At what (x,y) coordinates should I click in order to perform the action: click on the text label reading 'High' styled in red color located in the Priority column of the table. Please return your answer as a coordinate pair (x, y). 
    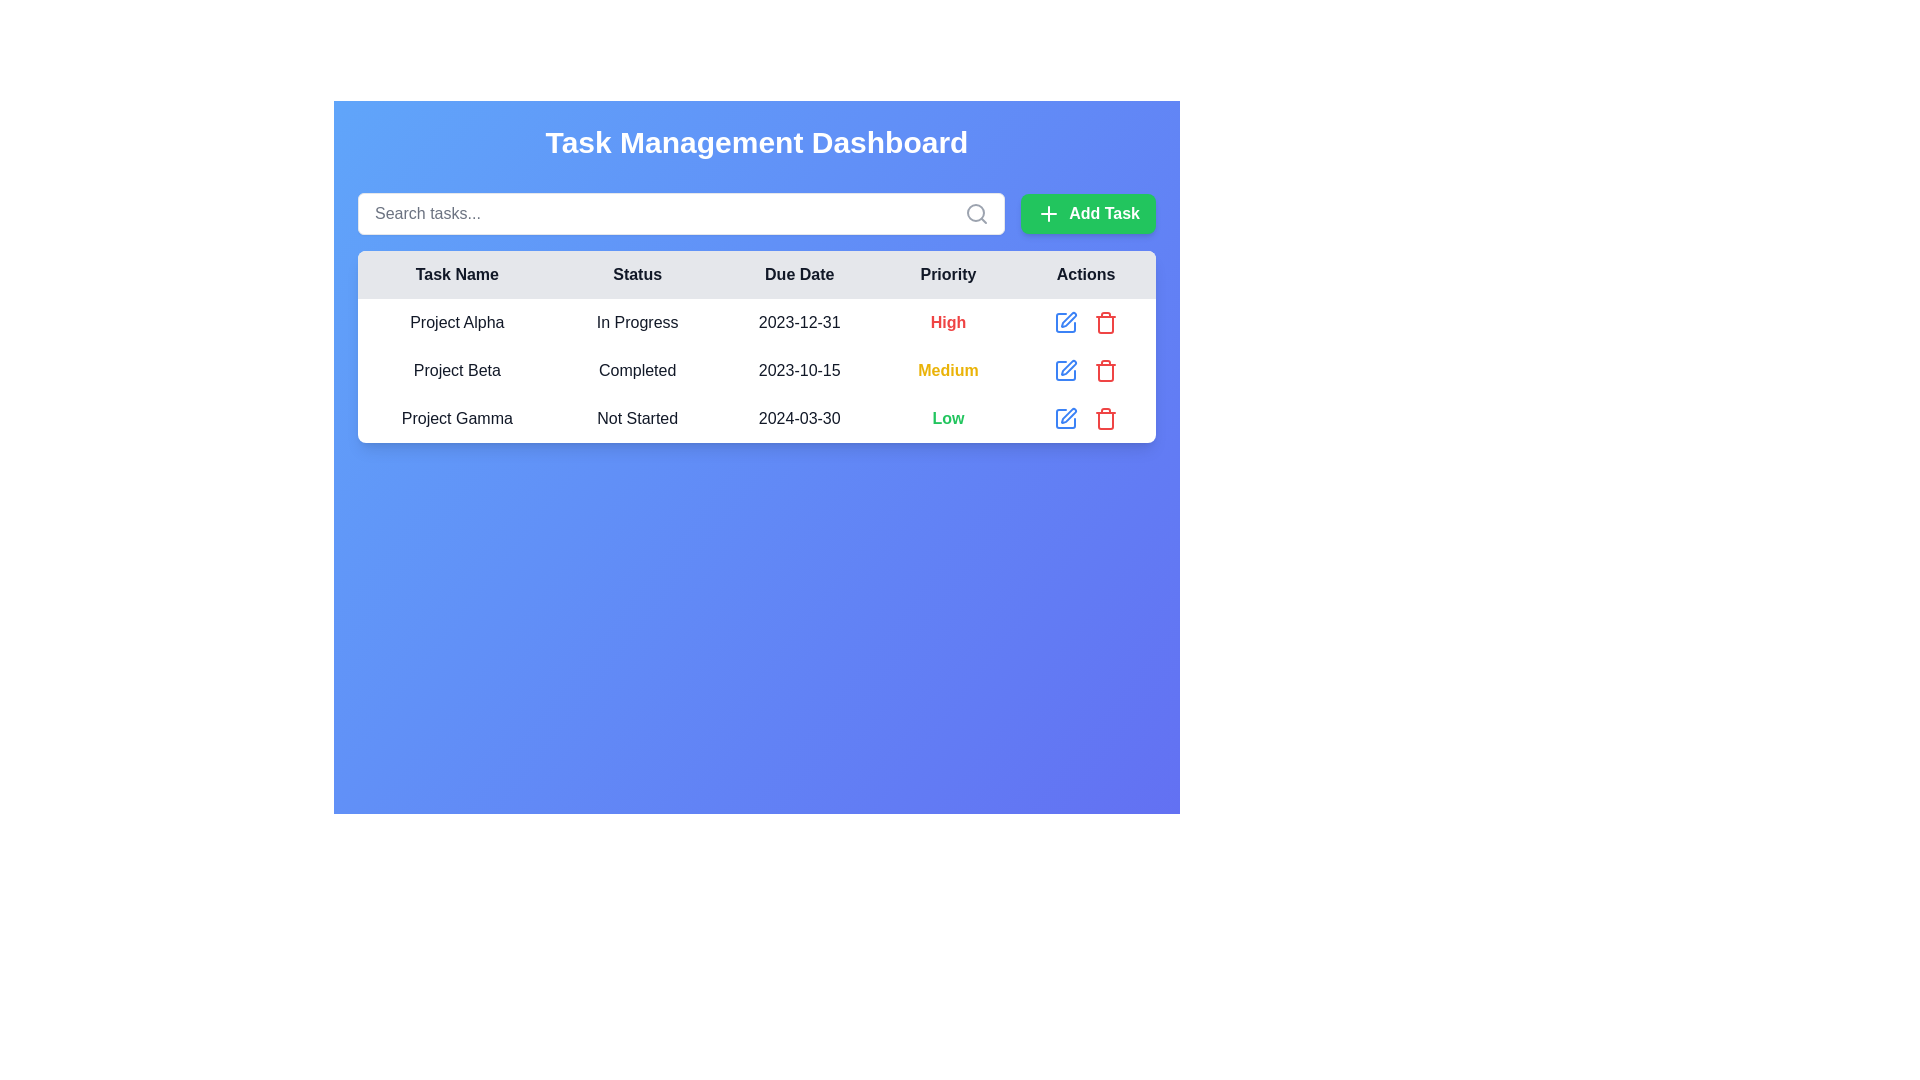
    Looking at the image, I should click on (947, 321).